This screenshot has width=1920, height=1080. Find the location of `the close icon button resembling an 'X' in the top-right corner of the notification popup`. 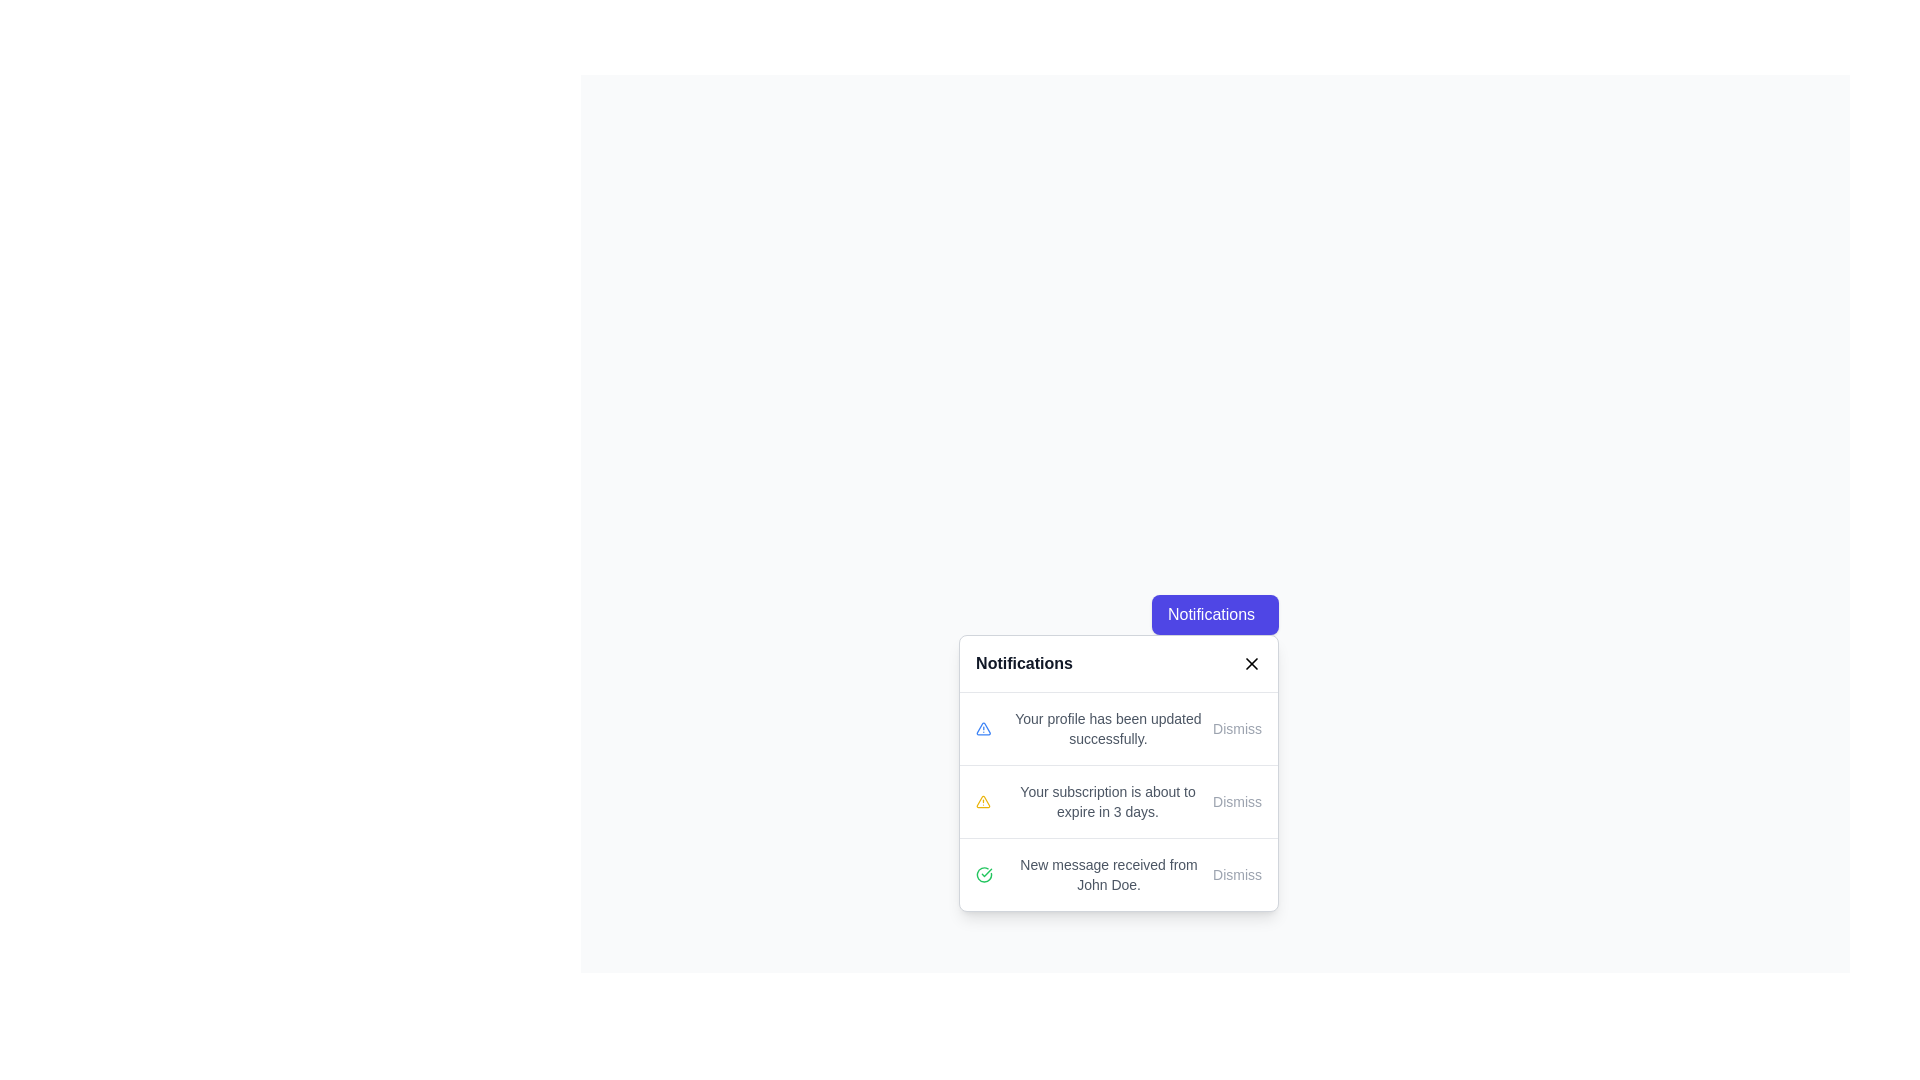

the close icon button resembling an 'X' in the top-right corner of the notification popup is located at coordinates (1251, 663).